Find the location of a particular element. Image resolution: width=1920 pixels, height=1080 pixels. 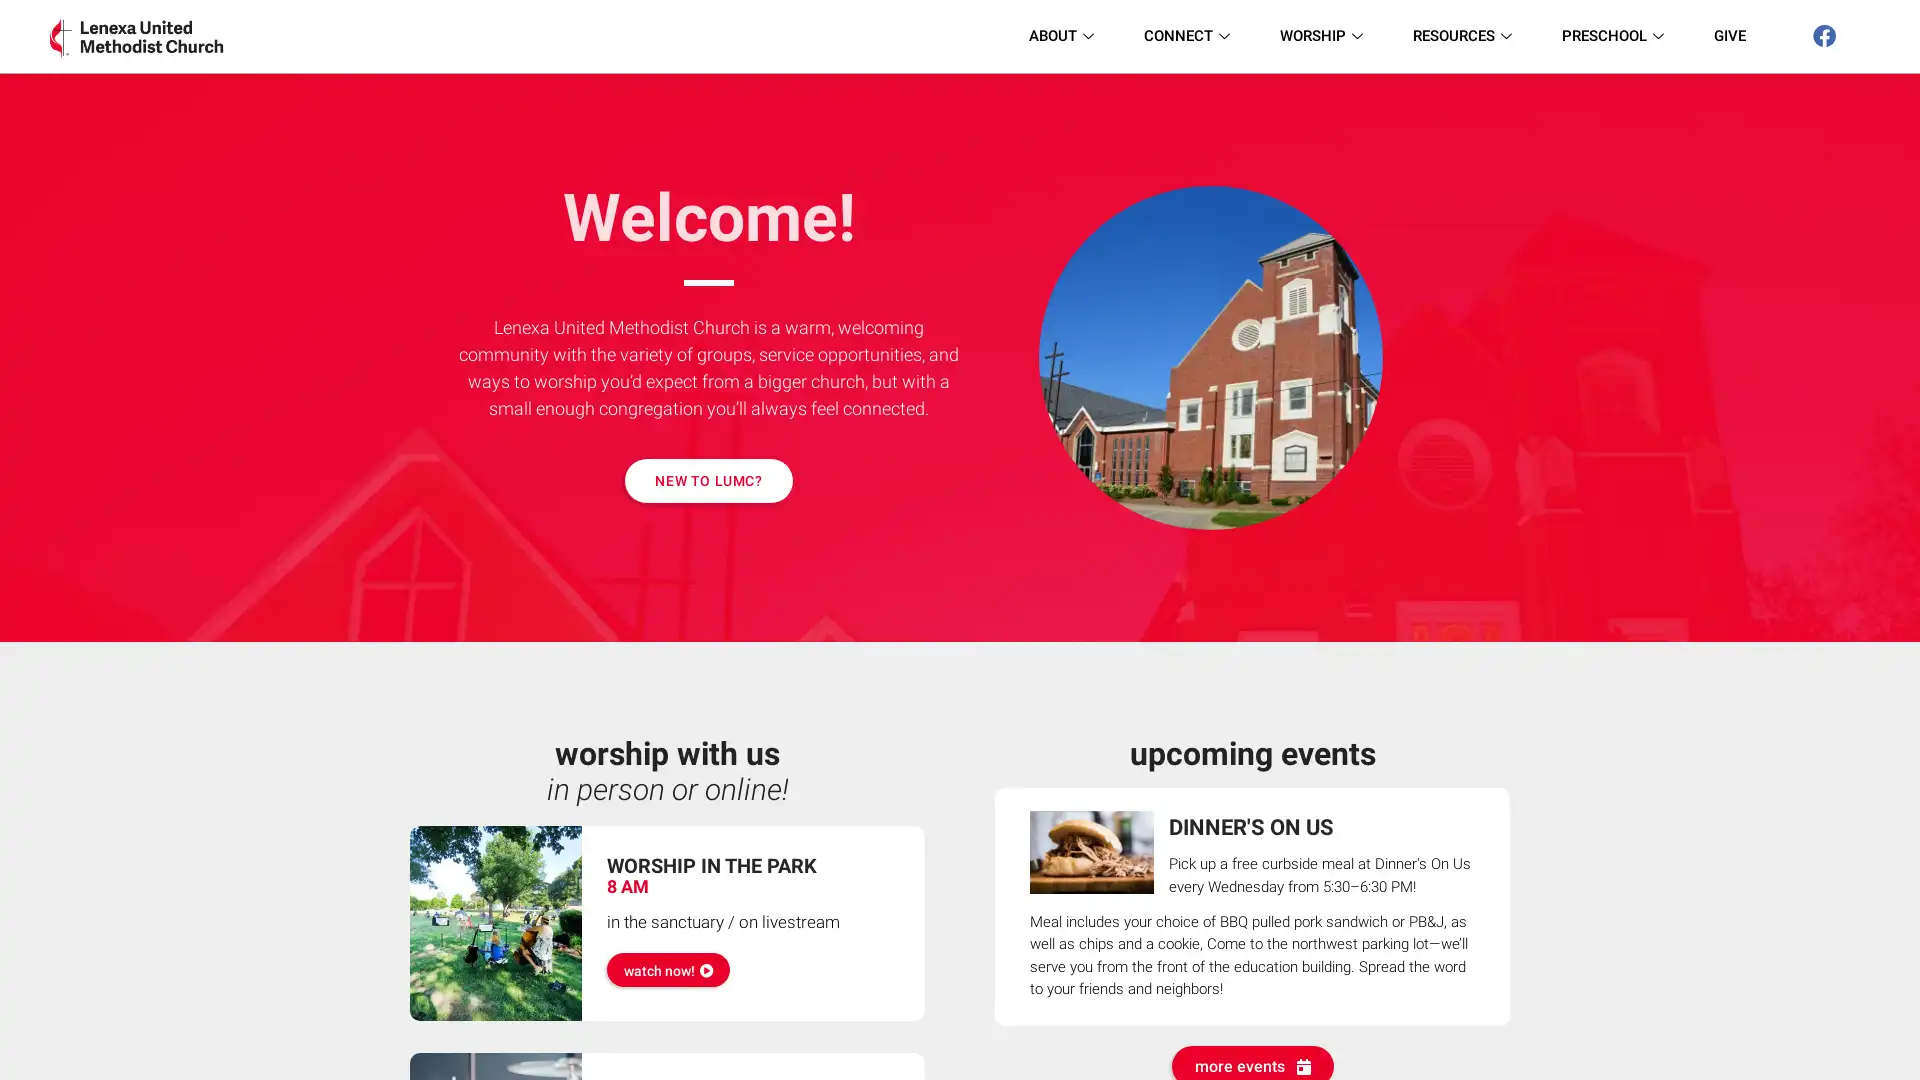

watch now! is located at coordinates (667, 967).